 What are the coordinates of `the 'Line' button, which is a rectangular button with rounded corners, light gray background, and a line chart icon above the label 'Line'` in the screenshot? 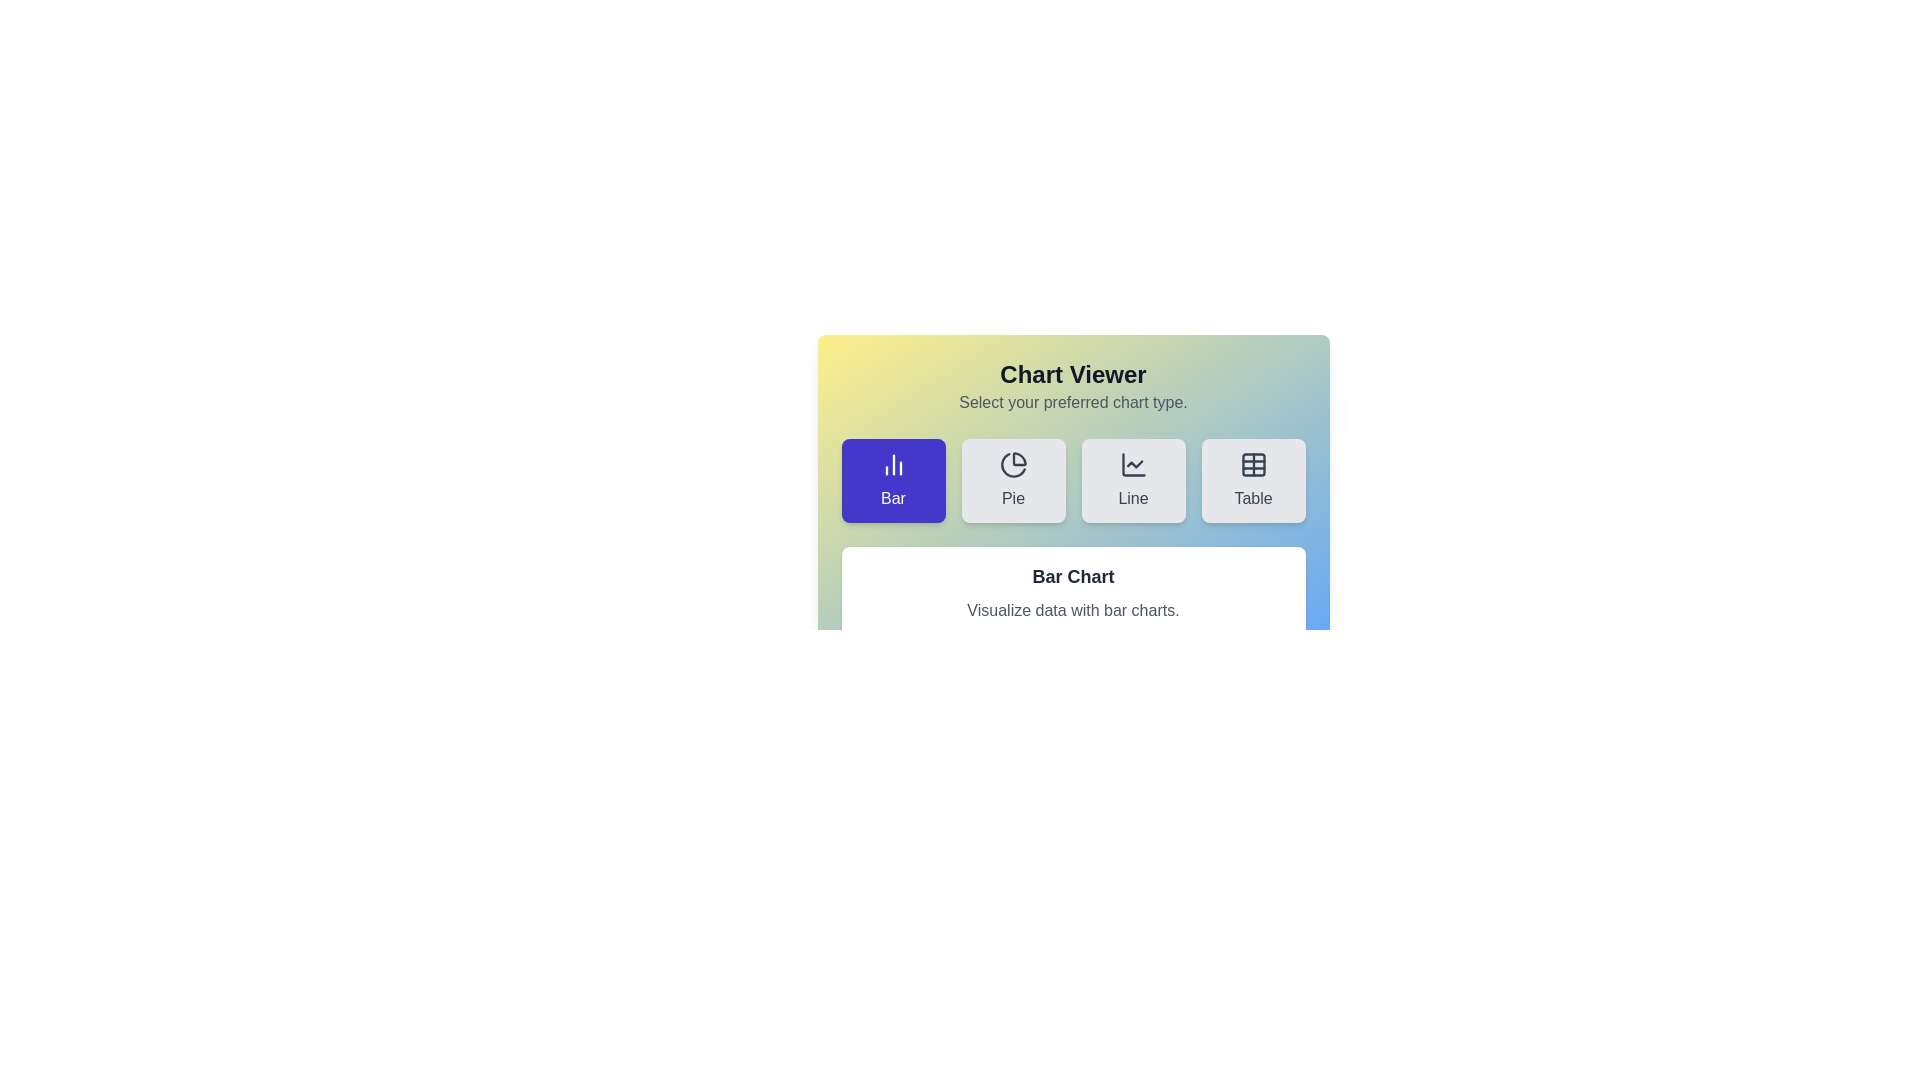 It's located at (1133, 481).